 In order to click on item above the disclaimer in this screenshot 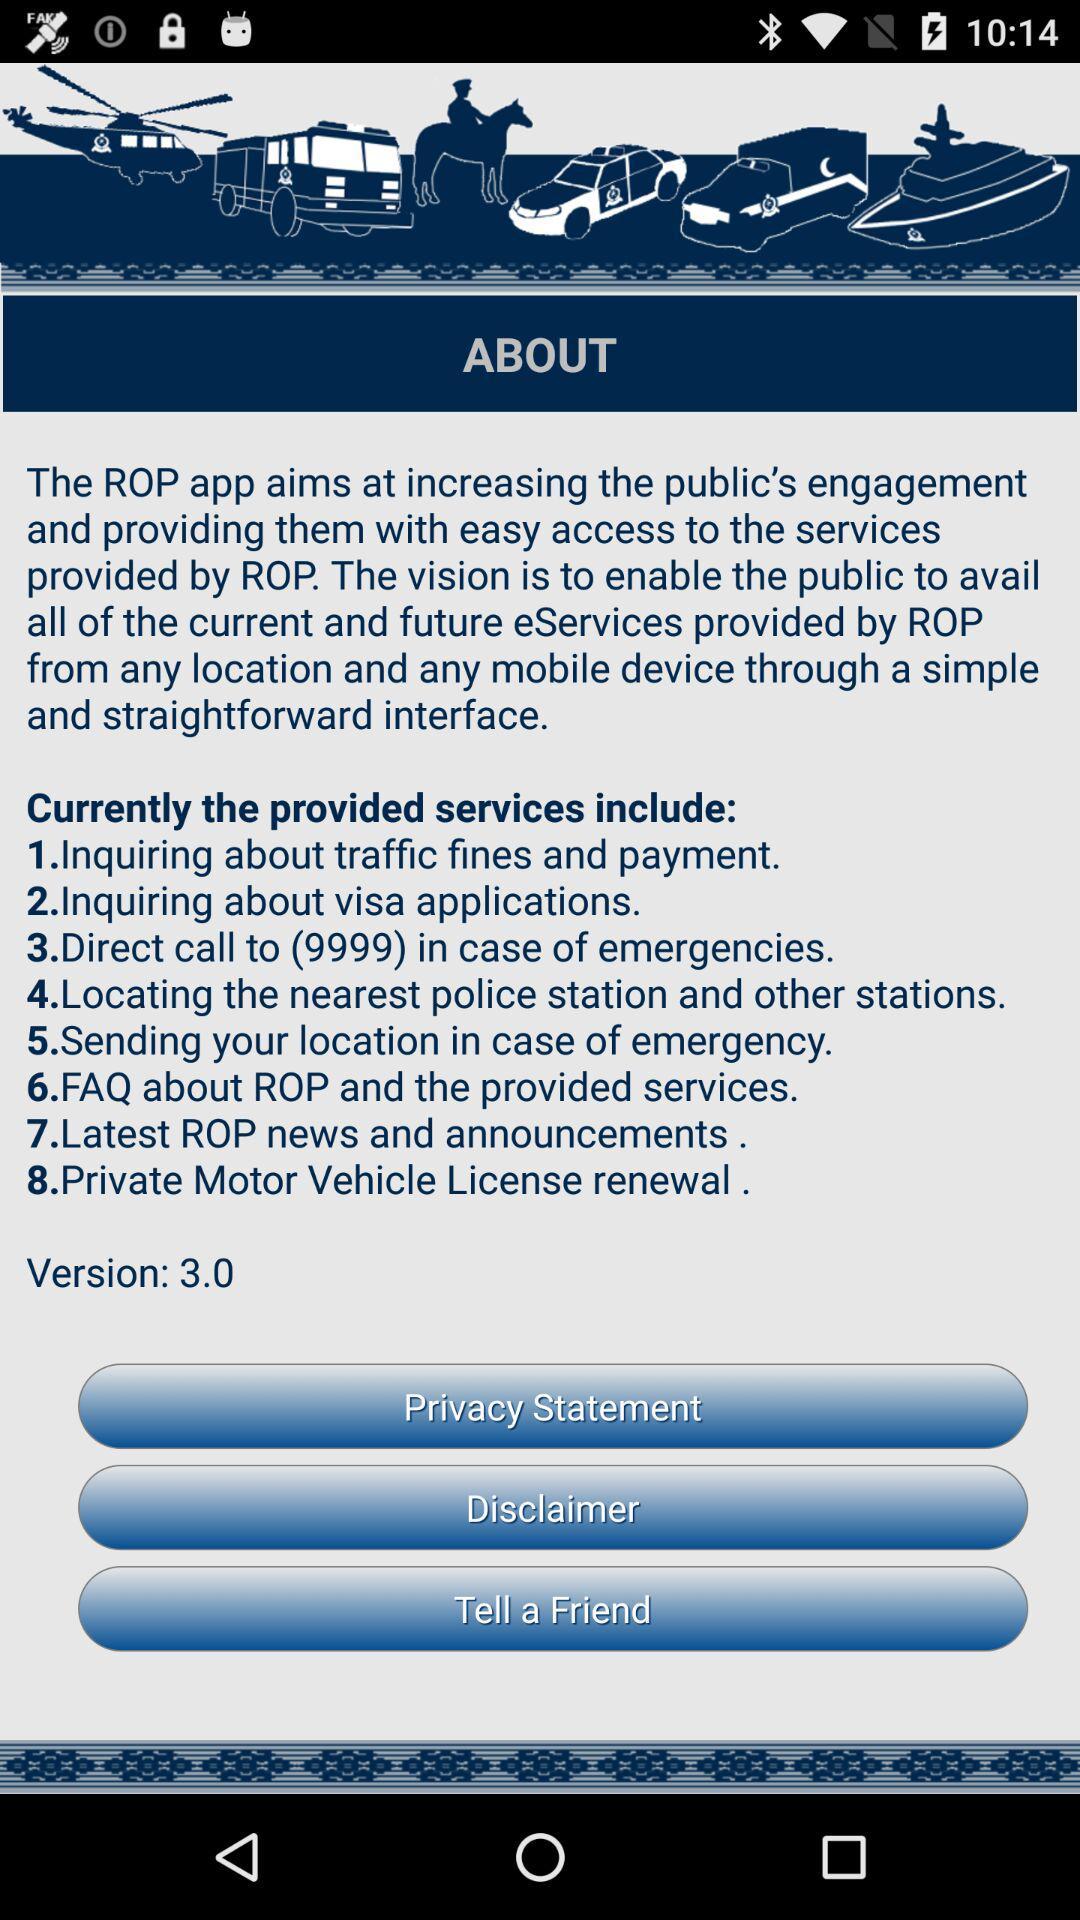, I will do `click(553, 1405)`.